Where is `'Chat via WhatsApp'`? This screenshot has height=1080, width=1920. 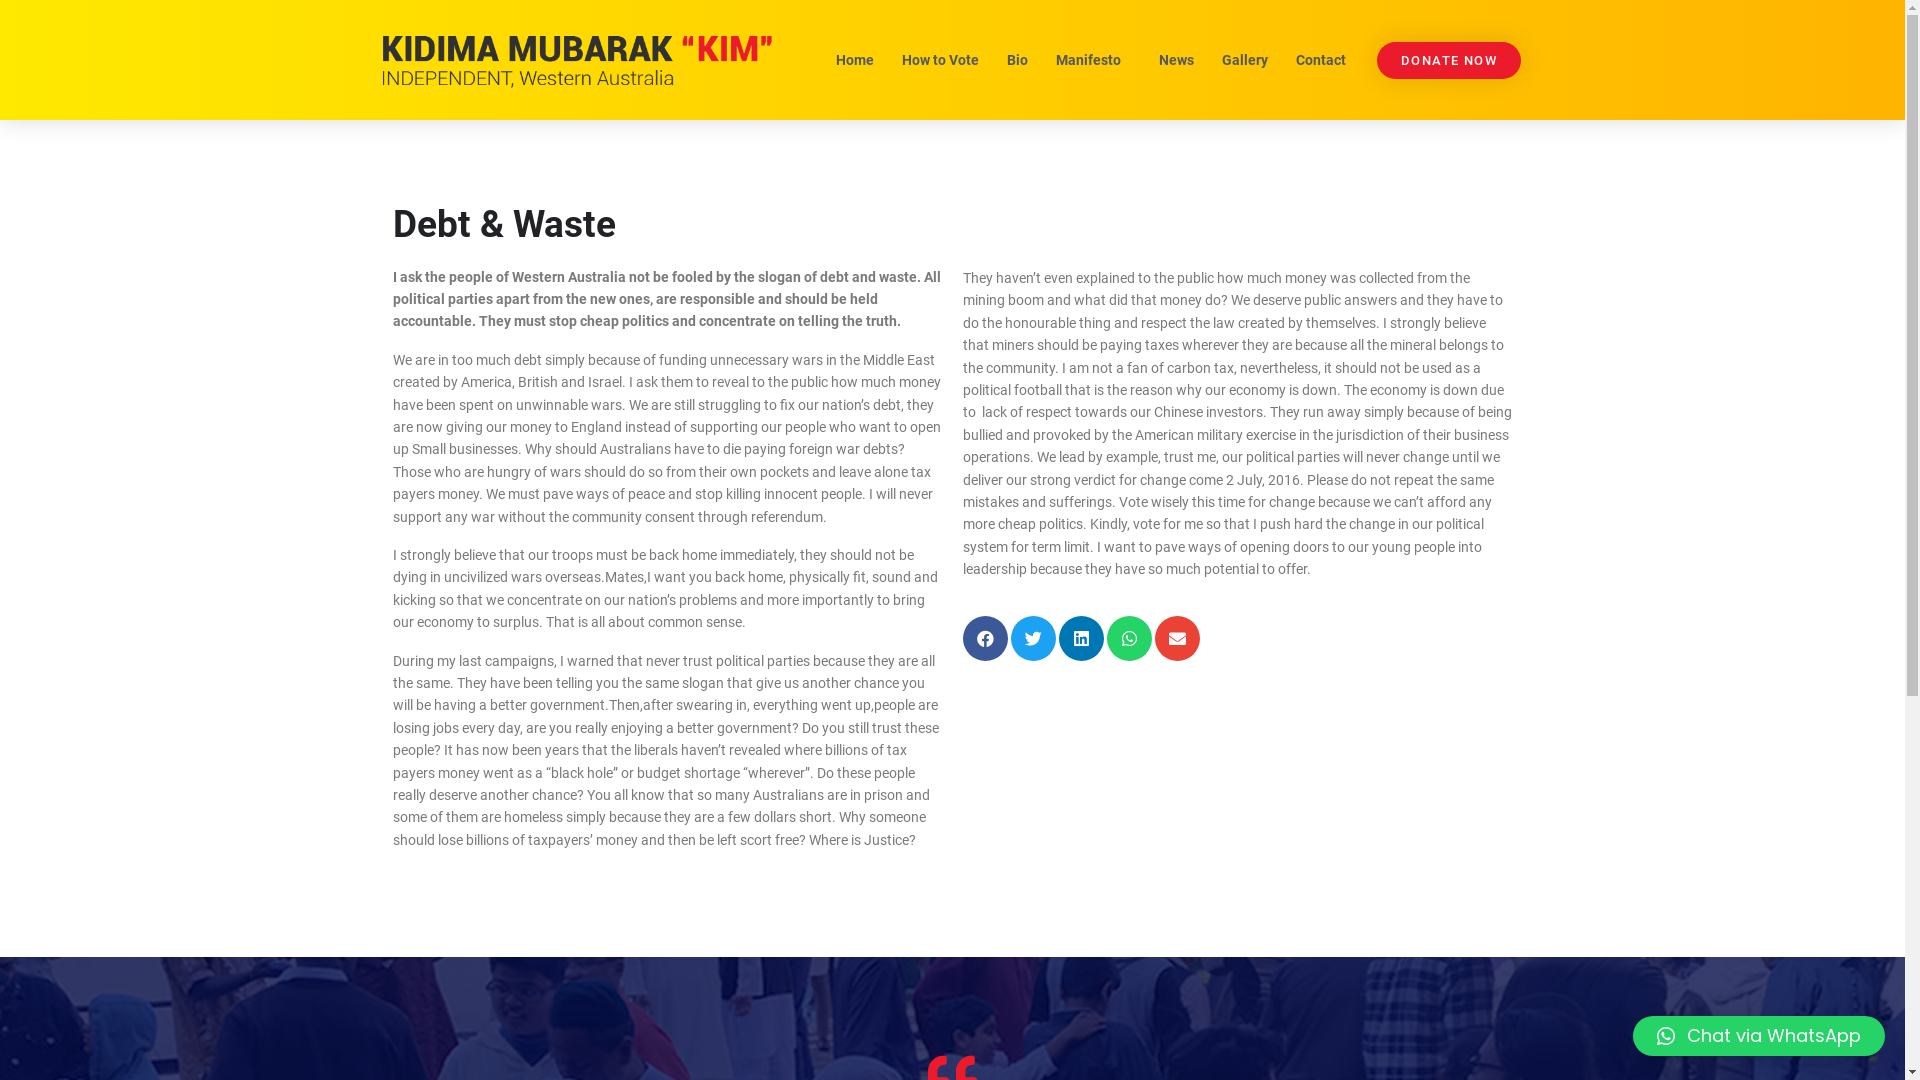 'Chat via WhatsApp' is located at coordinates (1757, 1035).